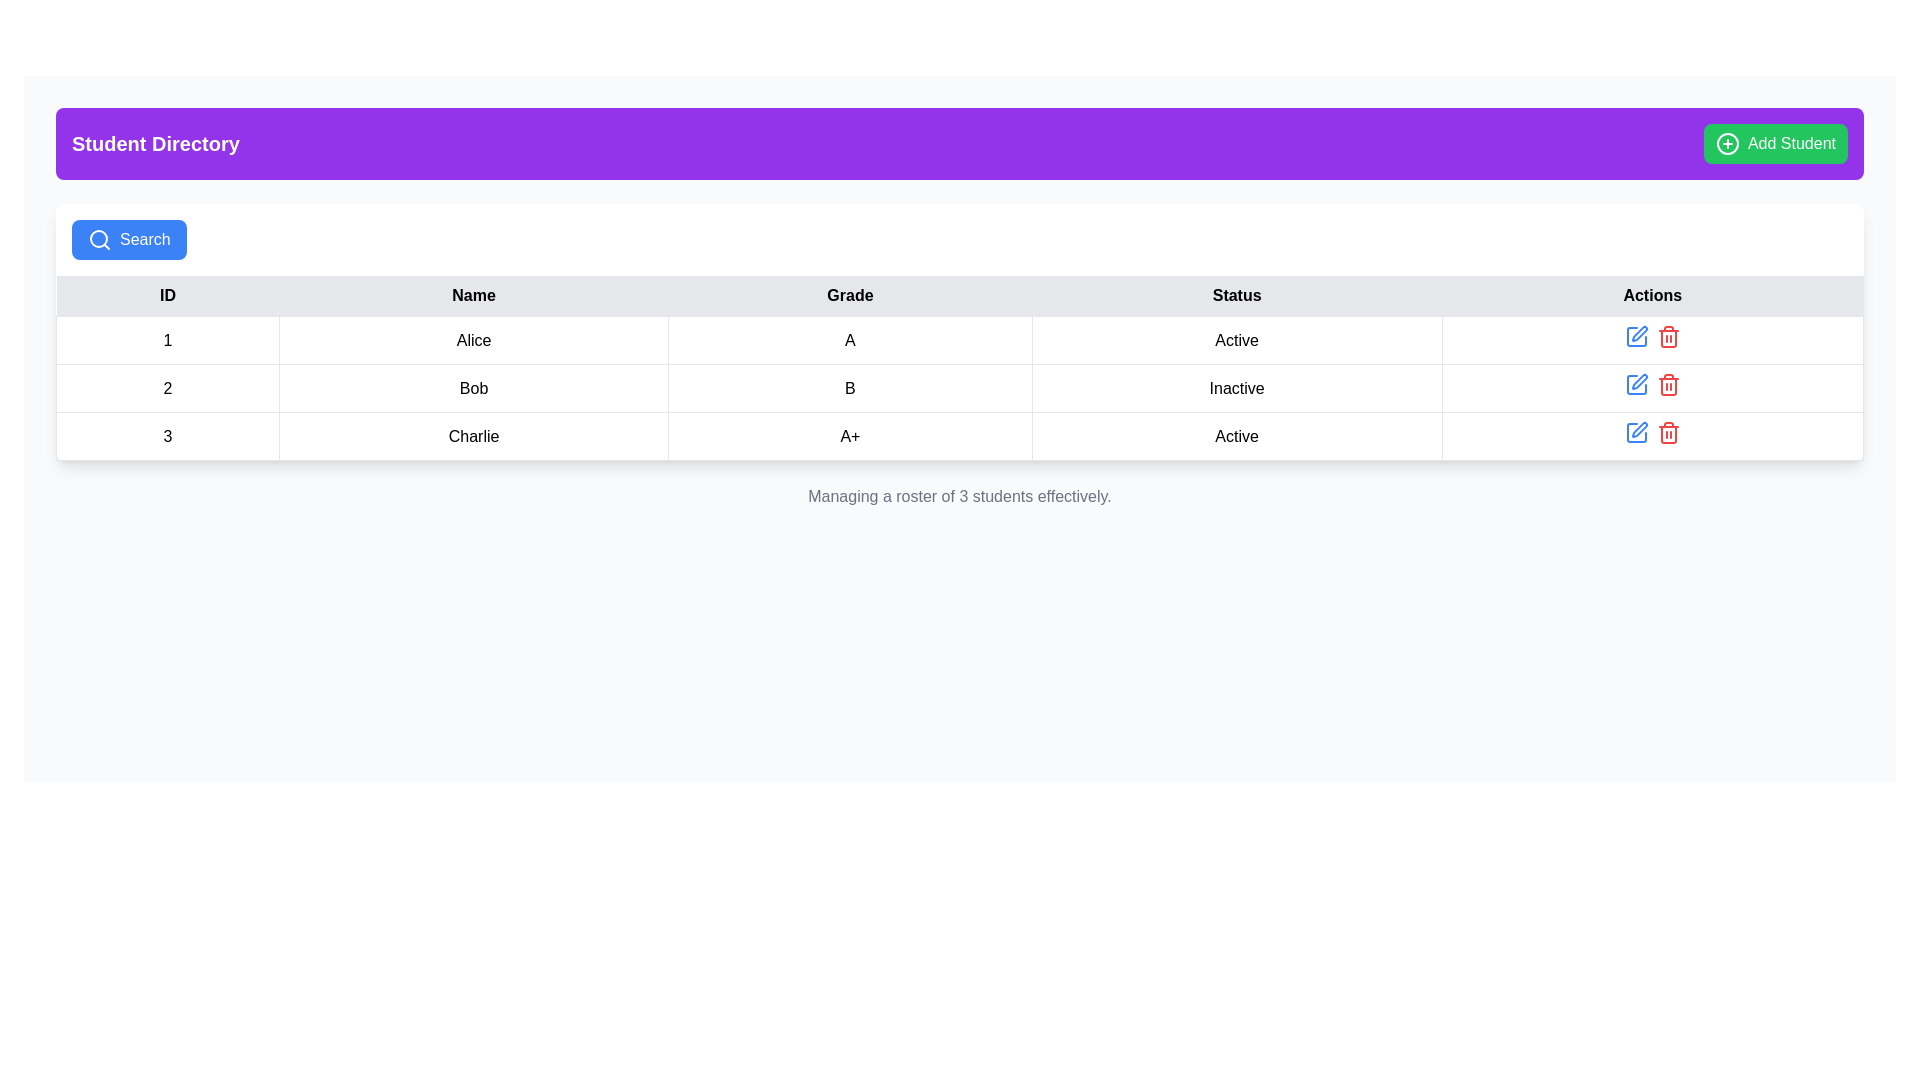 The height and width of the screenshot is (1080, 1920). I want to click on the fifth header cell labeled 'Actions' in the table, which has a bold black font on a gray background, so click(1652, 296).